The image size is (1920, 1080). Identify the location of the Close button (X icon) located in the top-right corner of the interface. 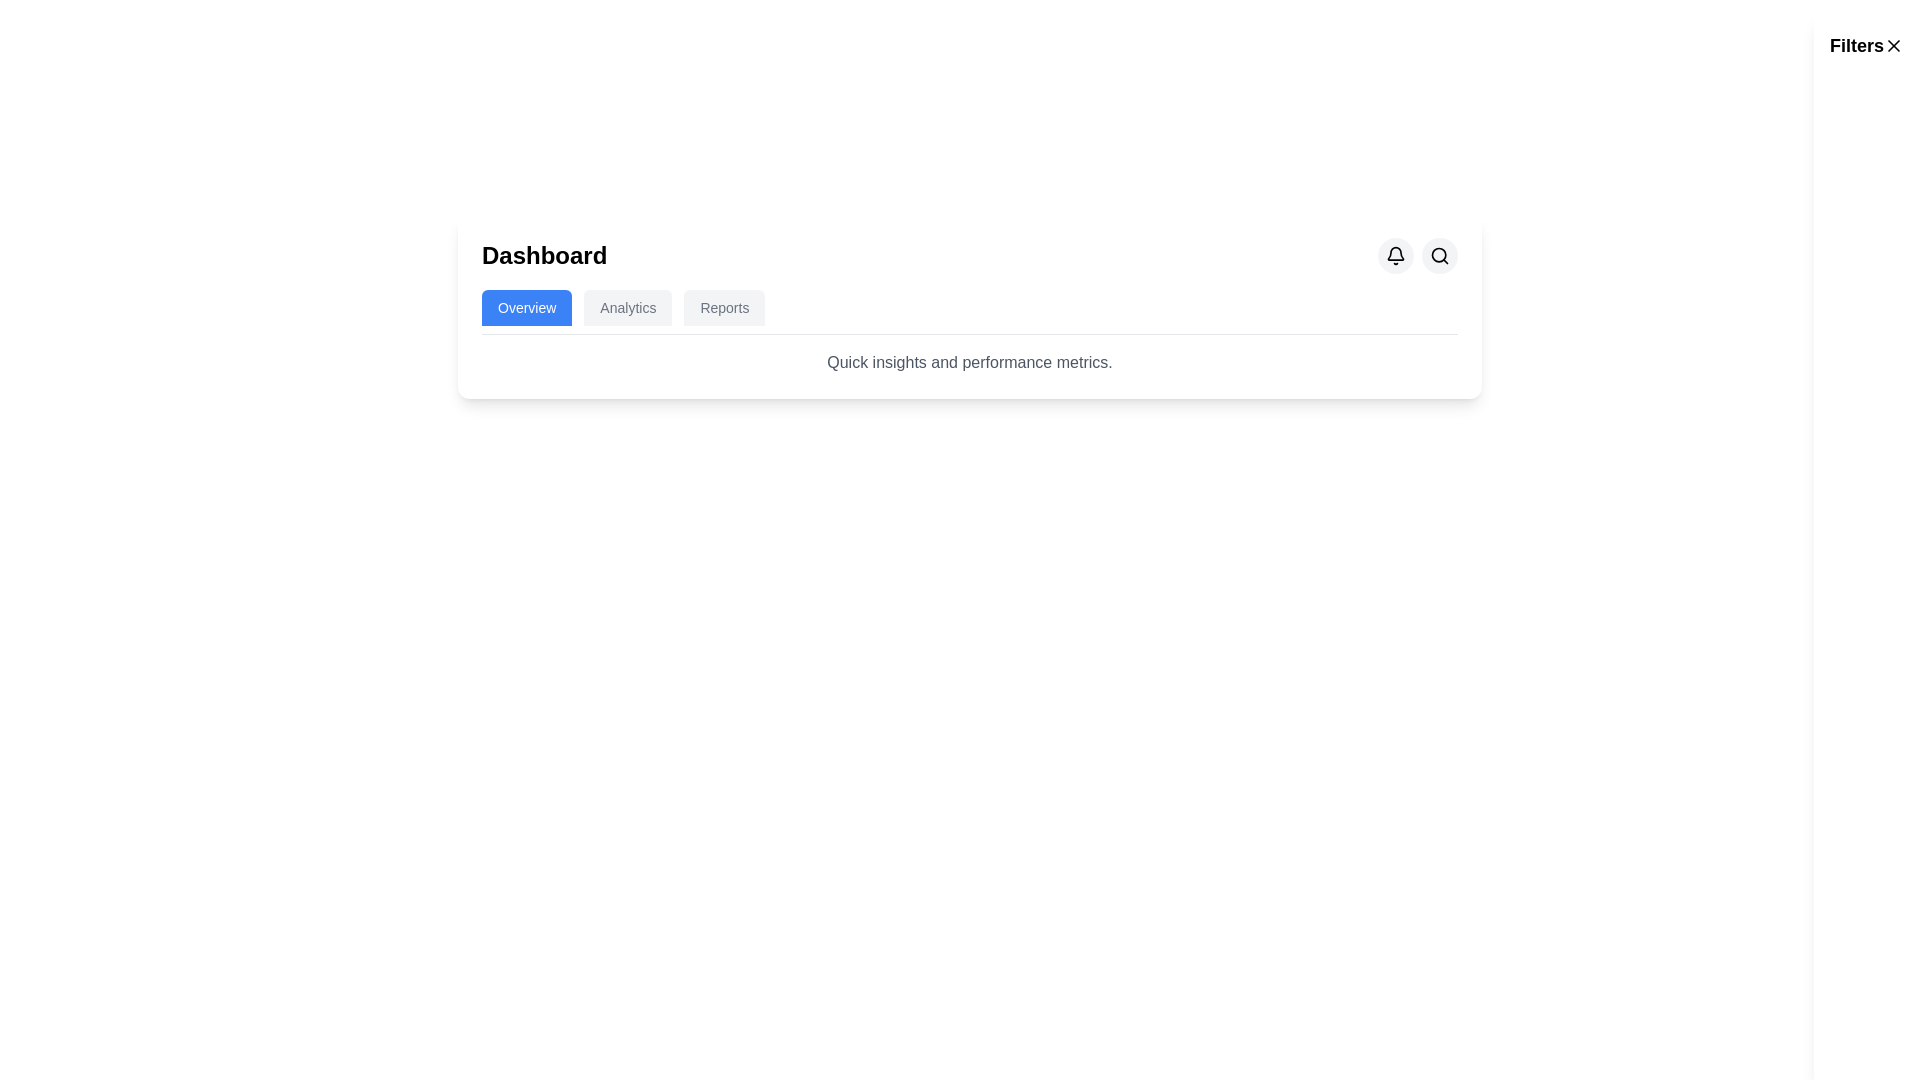
(1893, 45).